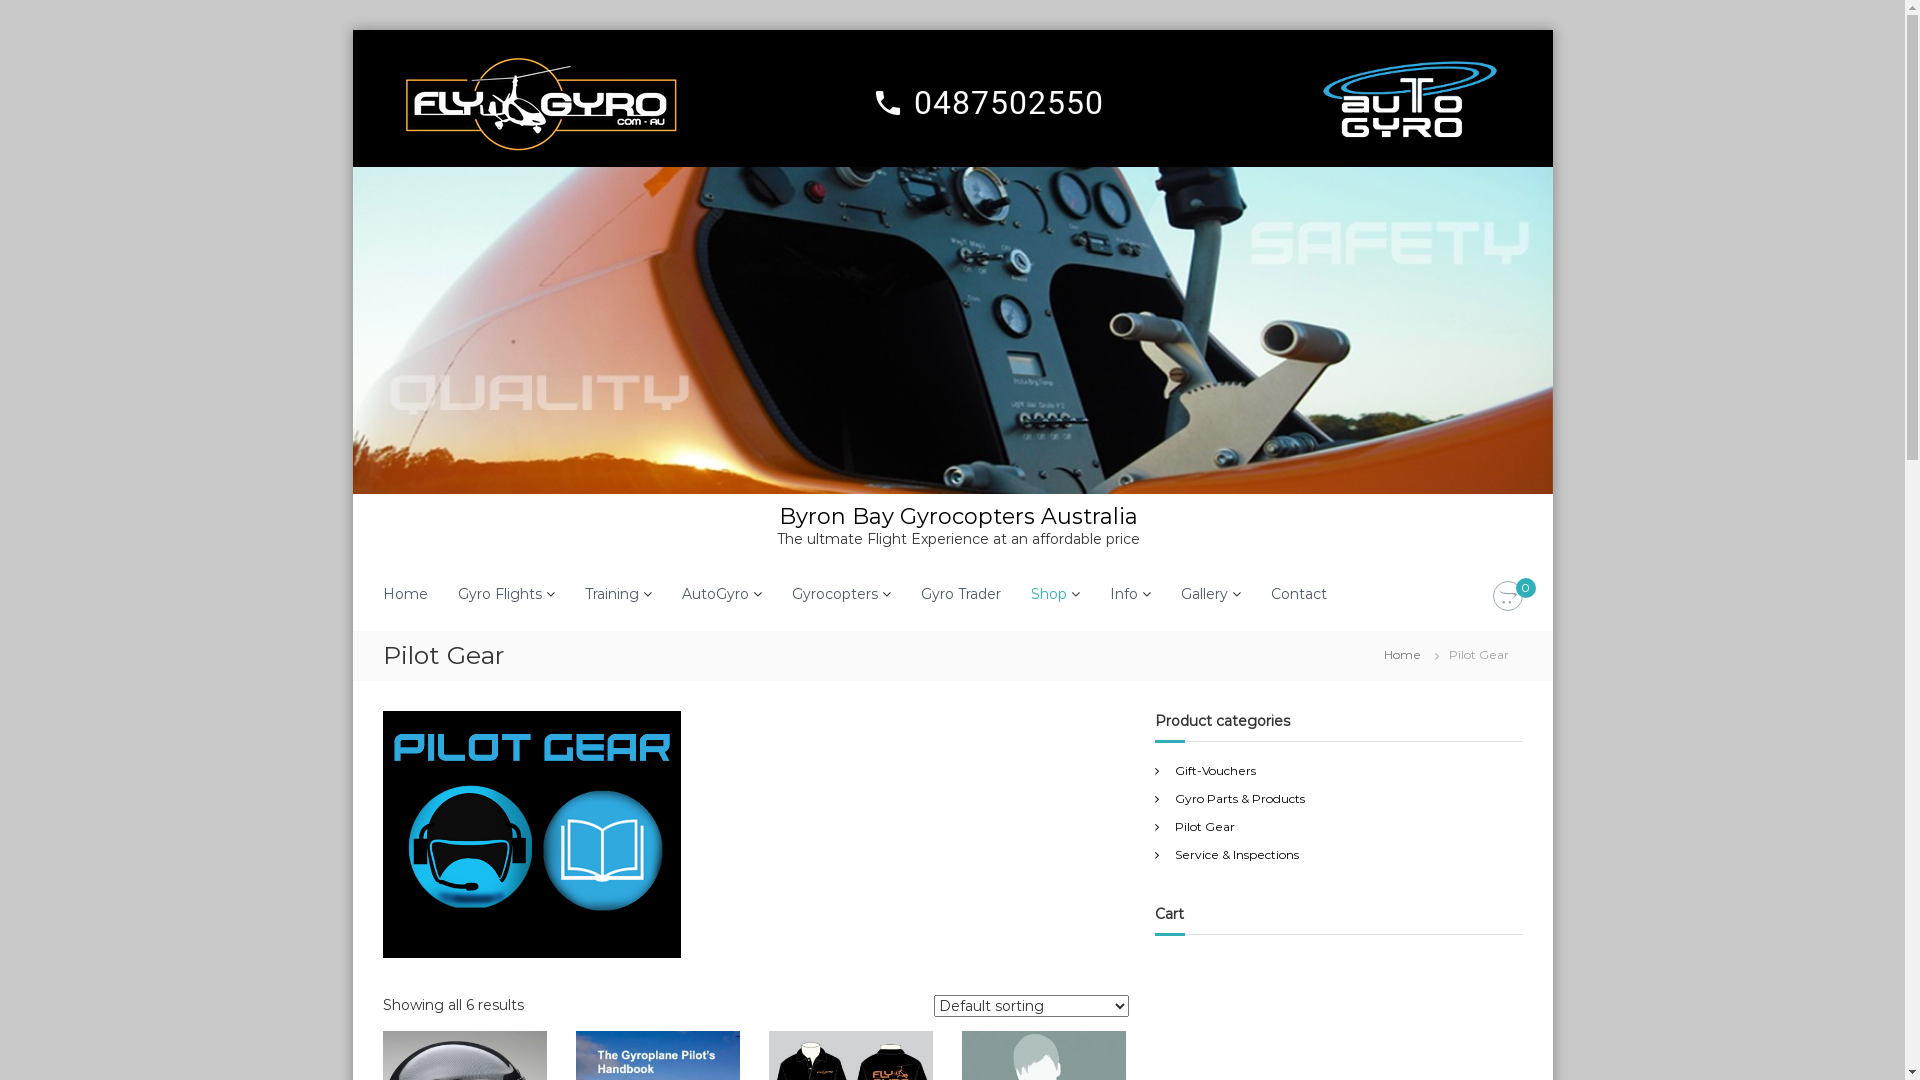 This screenshot has height=1080, width=1920. Describe the element at coordinates (1507, 596) in the screenshot. I see `'0'` at that location.